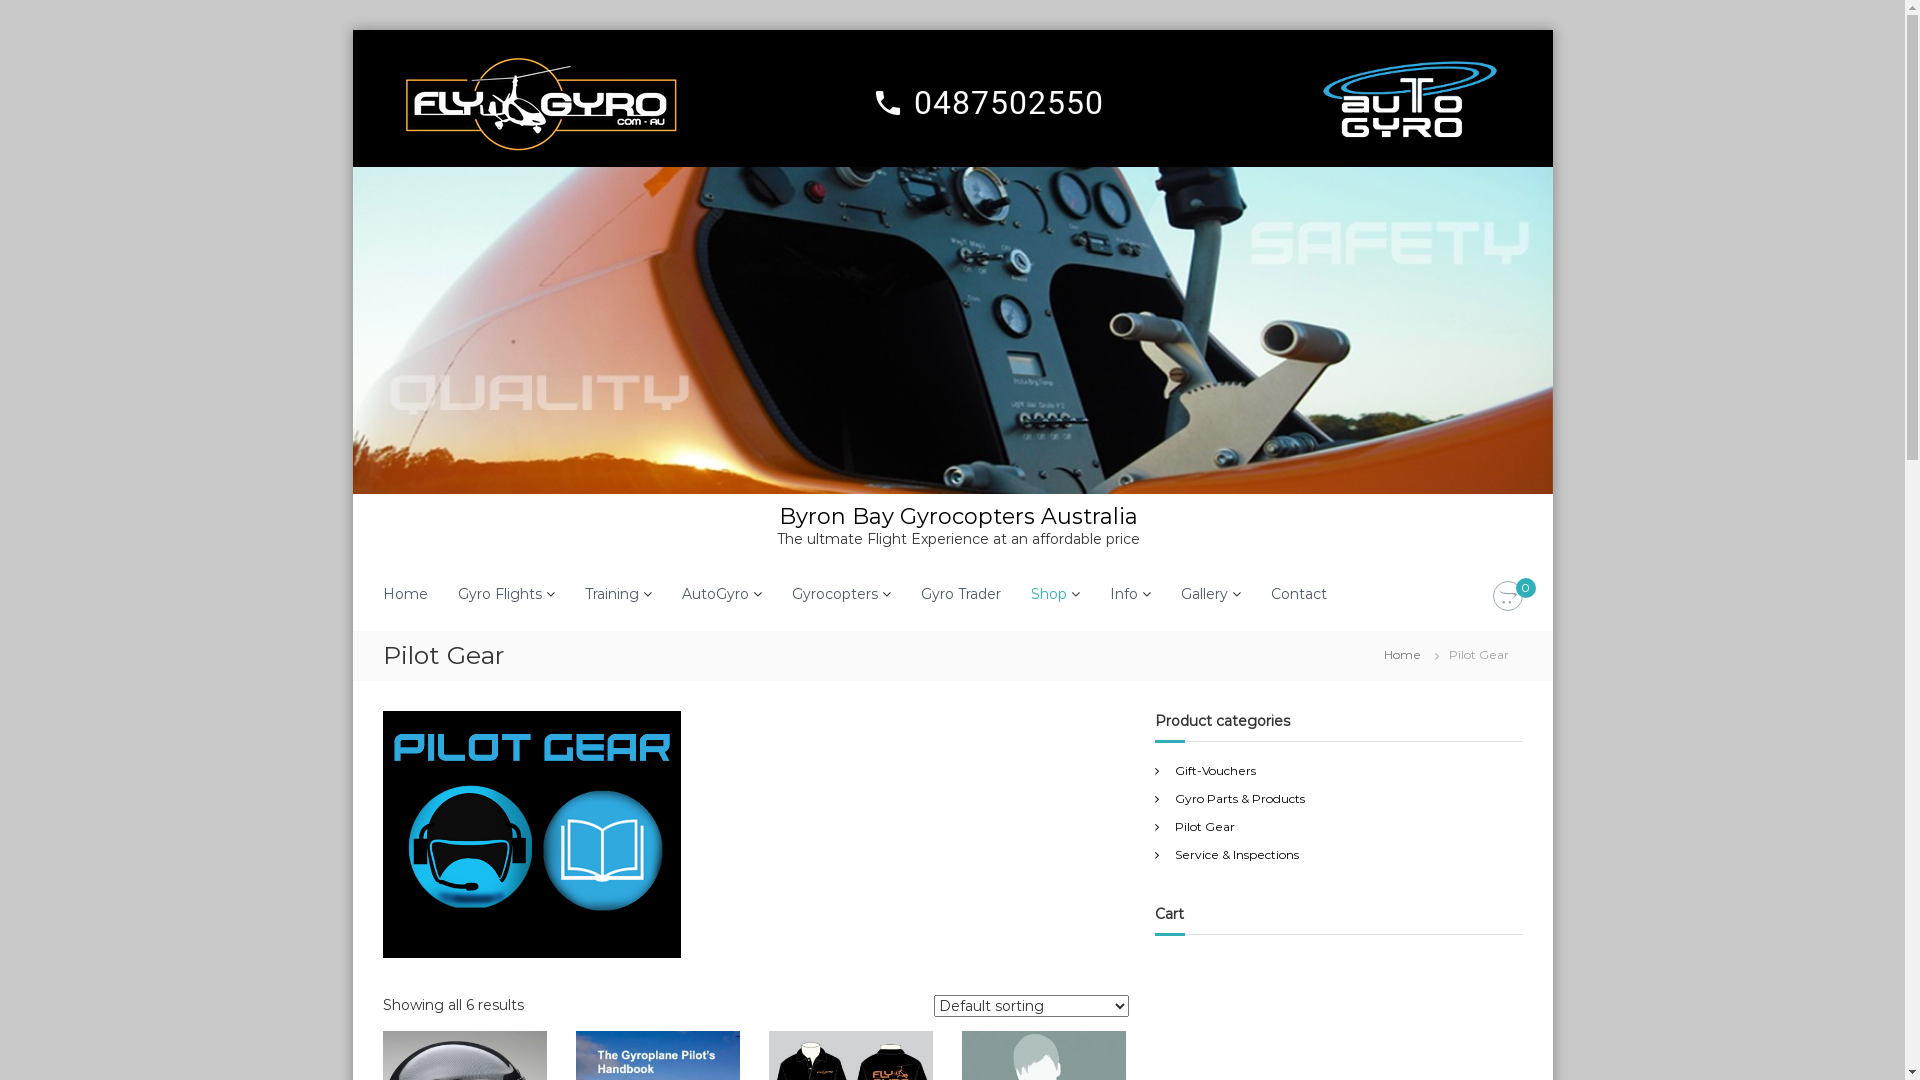 This screenshot has height=1080, width=1920. Describe the element at coordinates (1507, 596) in the screenshot. I see `'0'` at that location.